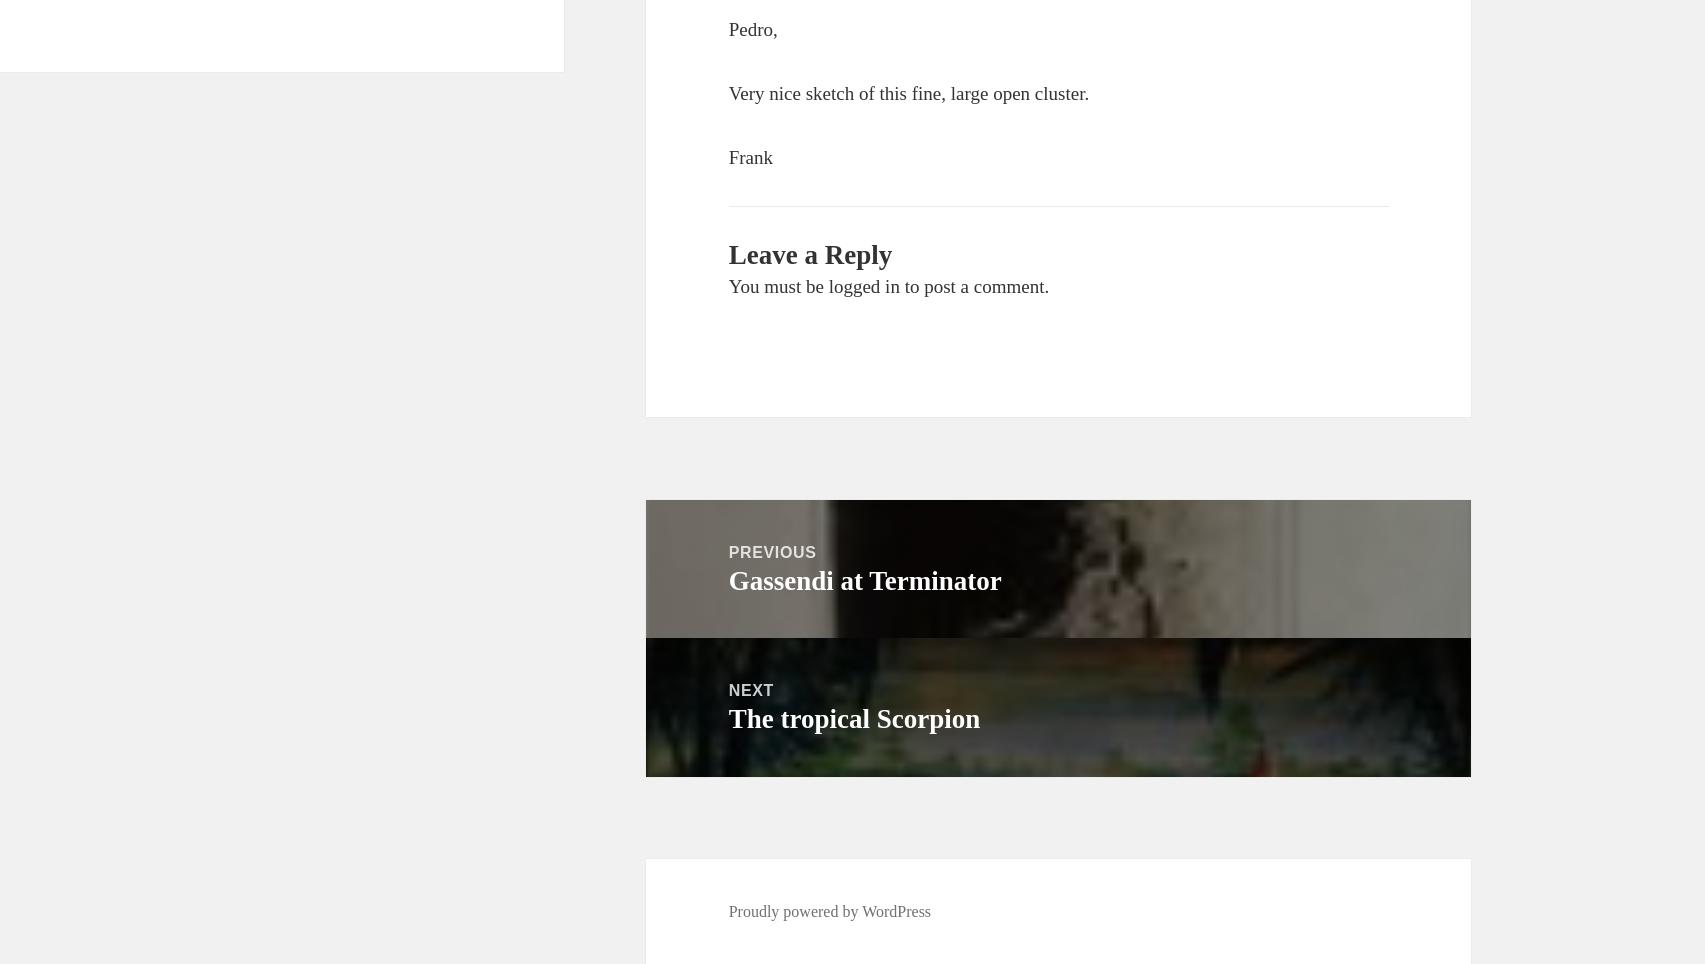 The height and width of the screenshot is (964, 1705). I want to click on 'Frank', so click(750, 156).